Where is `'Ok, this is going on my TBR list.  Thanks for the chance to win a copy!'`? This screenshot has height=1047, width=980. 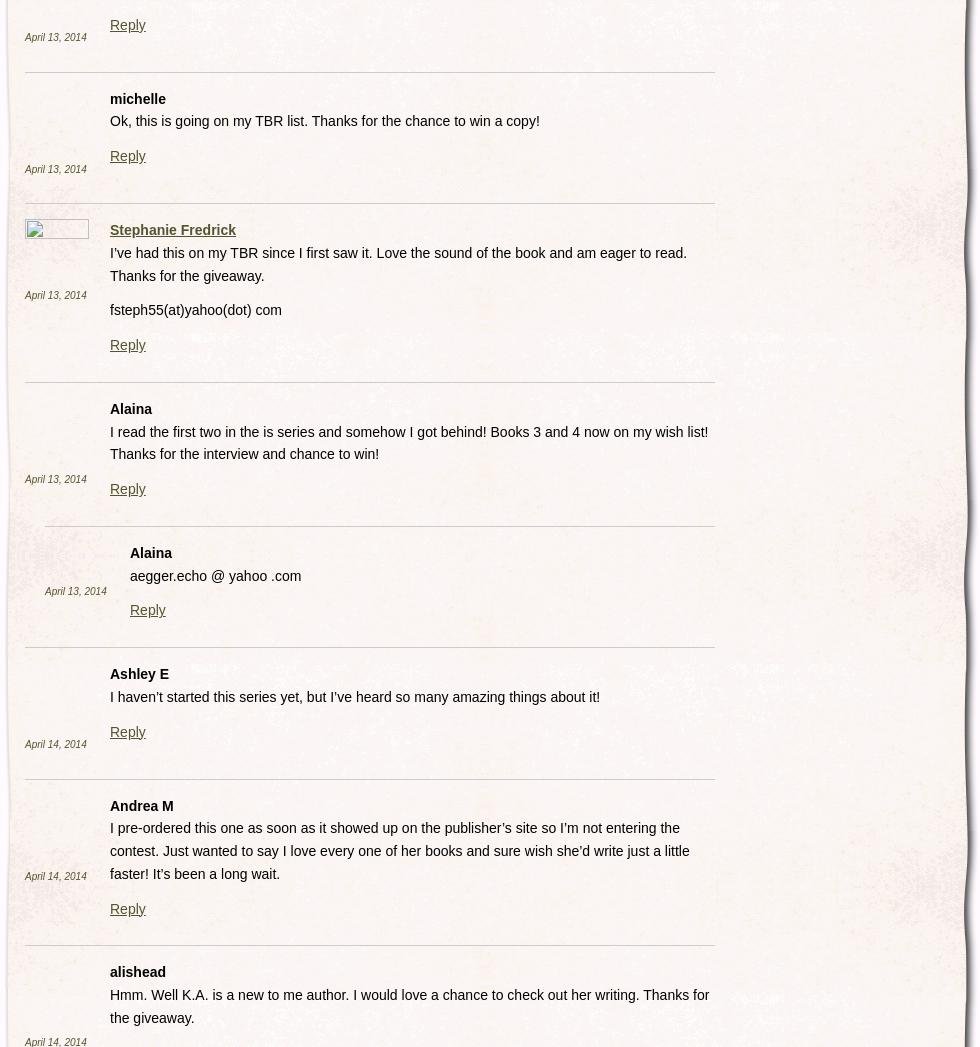
'Ok, this is going on my TBR list.  Thanks for the chance to win a copy!' is located at coordinates (324, 120).